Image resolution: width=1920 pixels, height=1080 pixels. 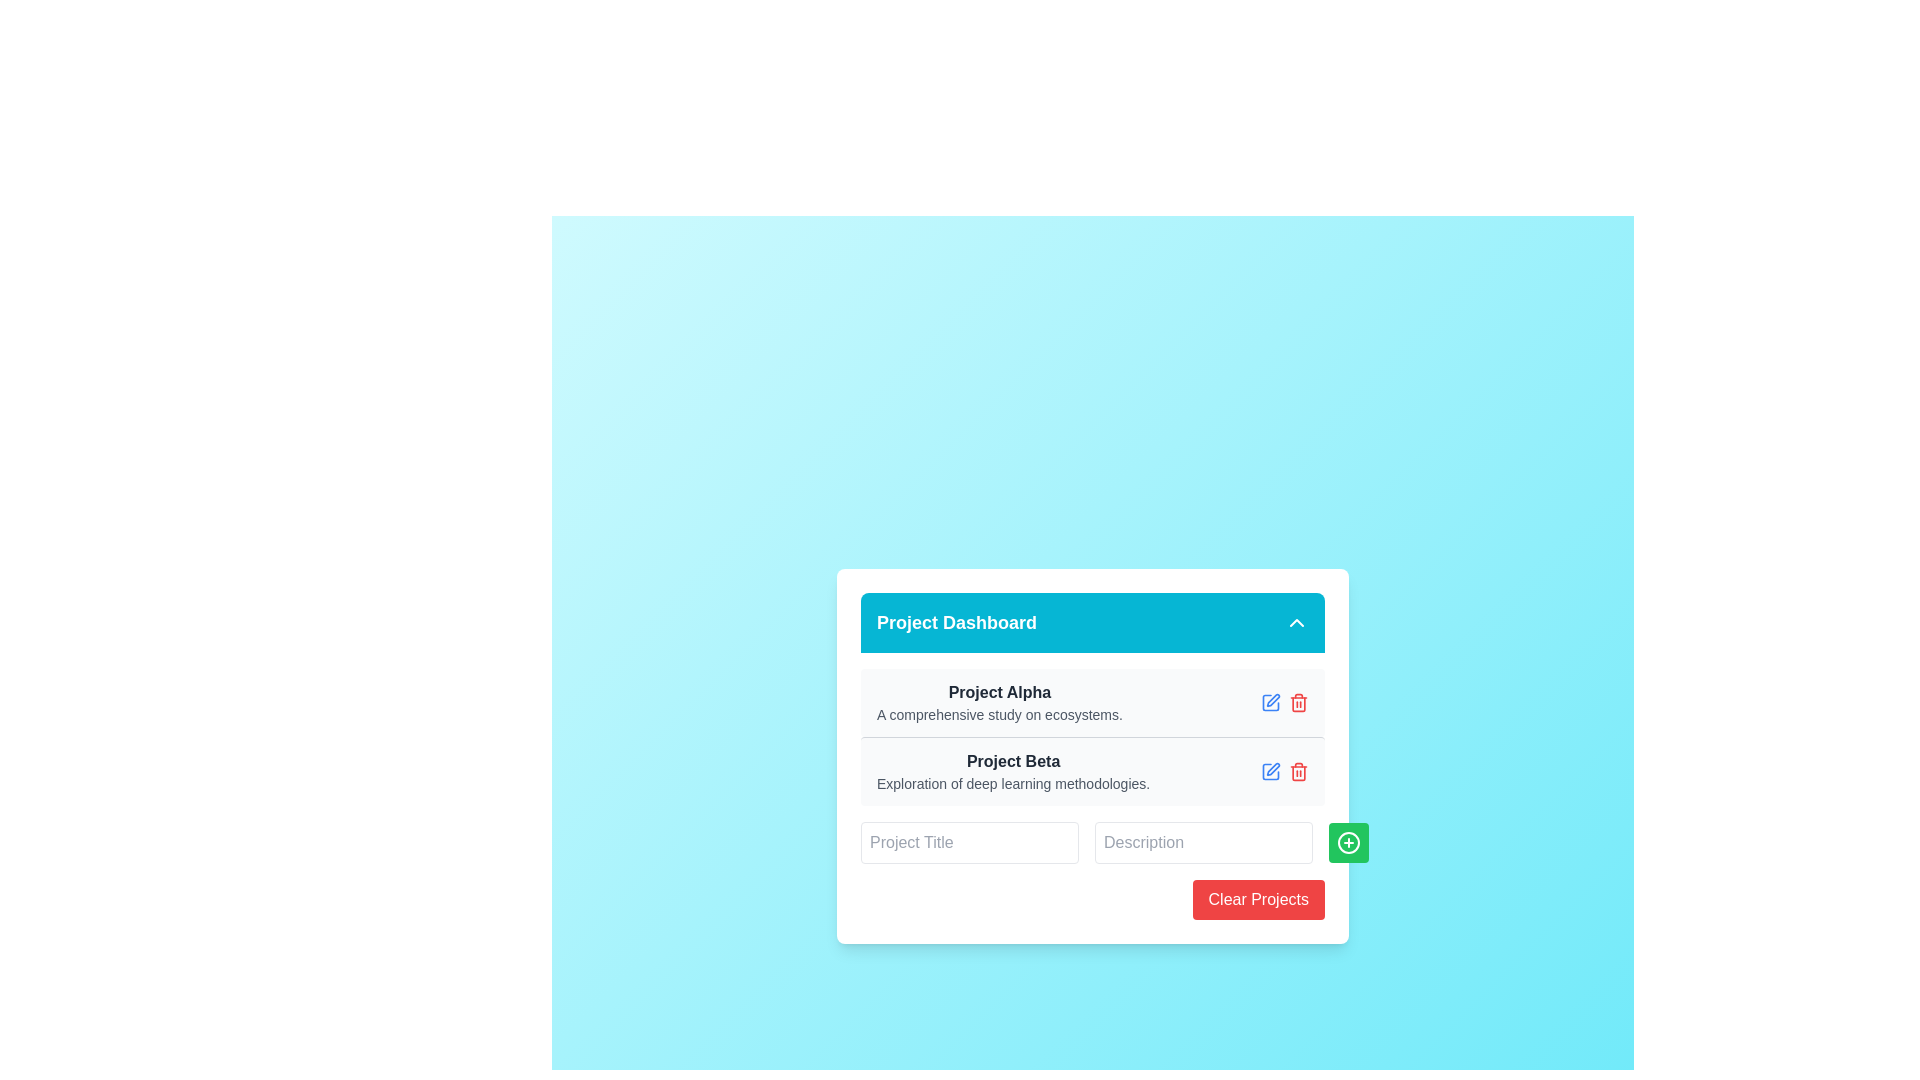 What do you see at coordinates (999, 713) in the screenshot?
I see `the text label providing additional information about the project titled 'Project Alpha', located directly beneath the bold text in the first project card of the 'Project Dashboard' section` at bounding box center [999, 713].